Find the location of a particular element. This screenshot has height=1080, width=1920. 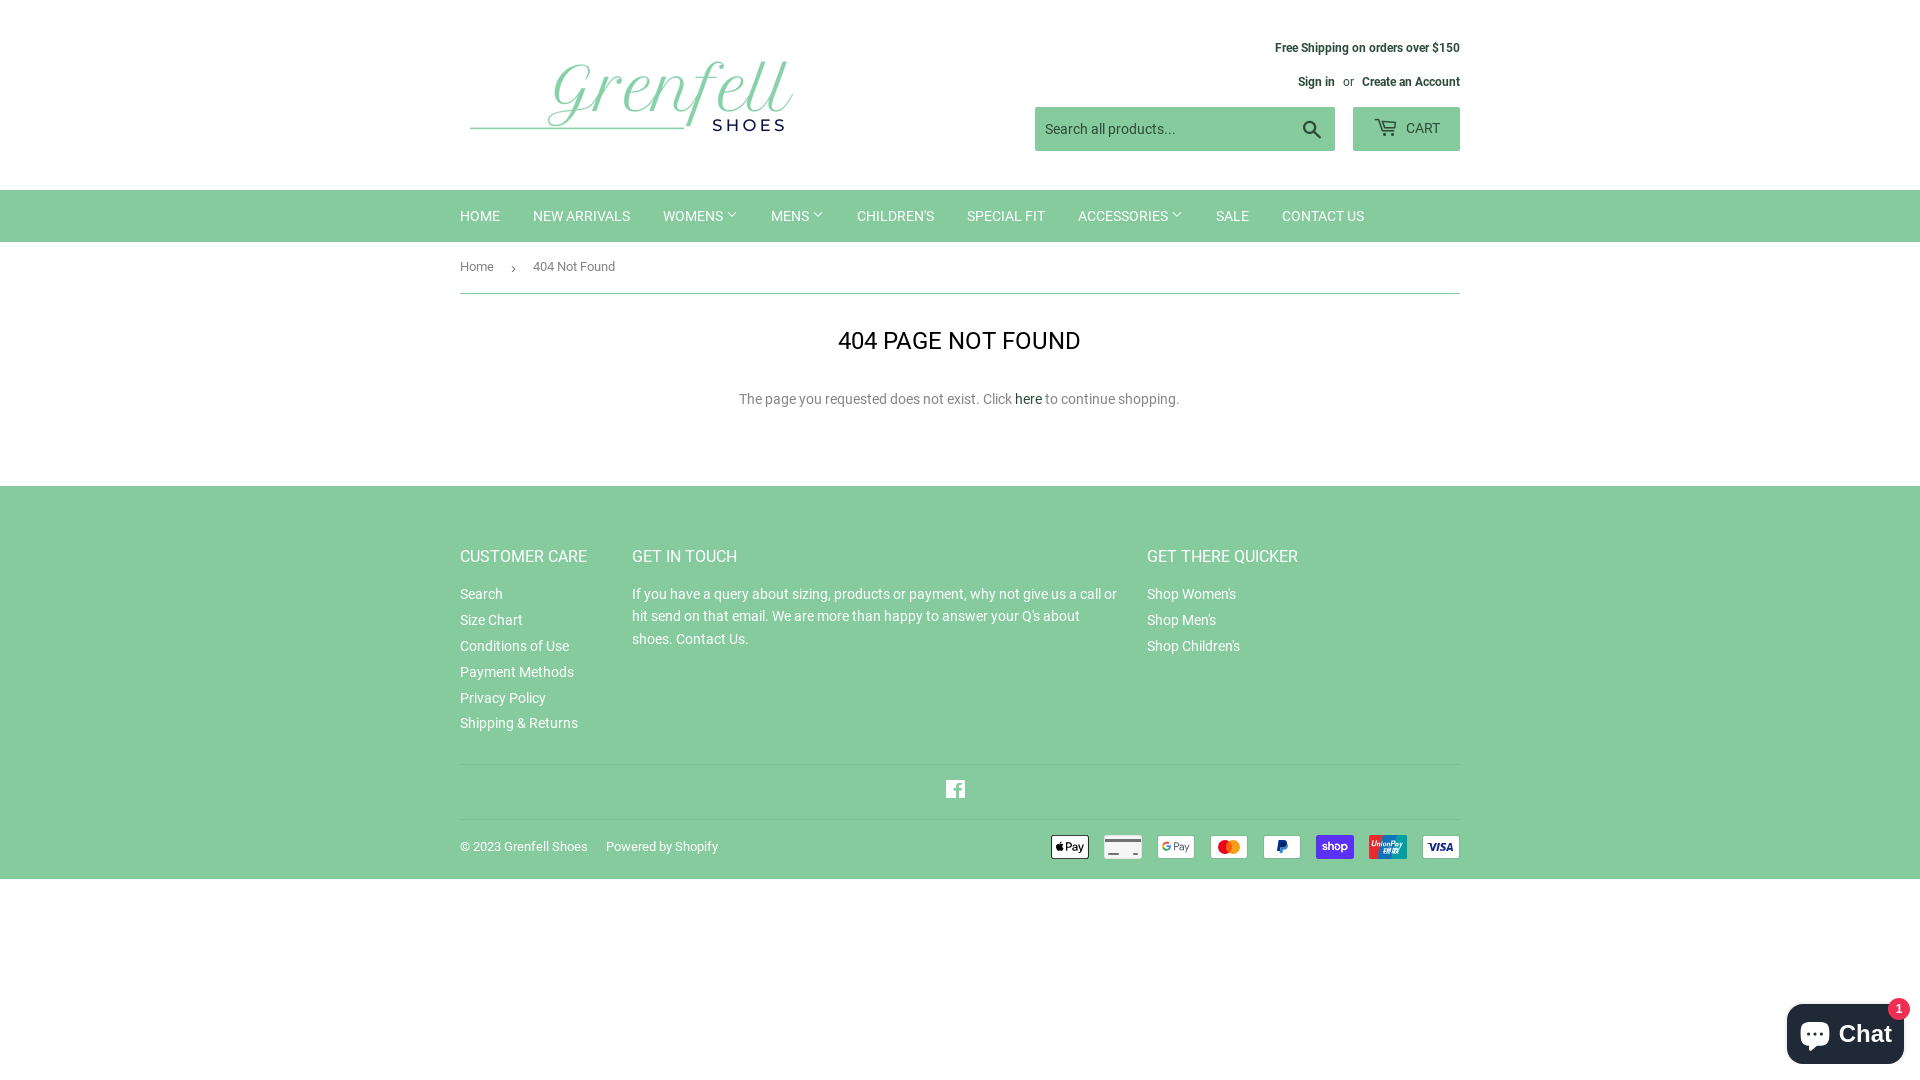

'ACCESSORIES' is located at coordinates (1061, 216).